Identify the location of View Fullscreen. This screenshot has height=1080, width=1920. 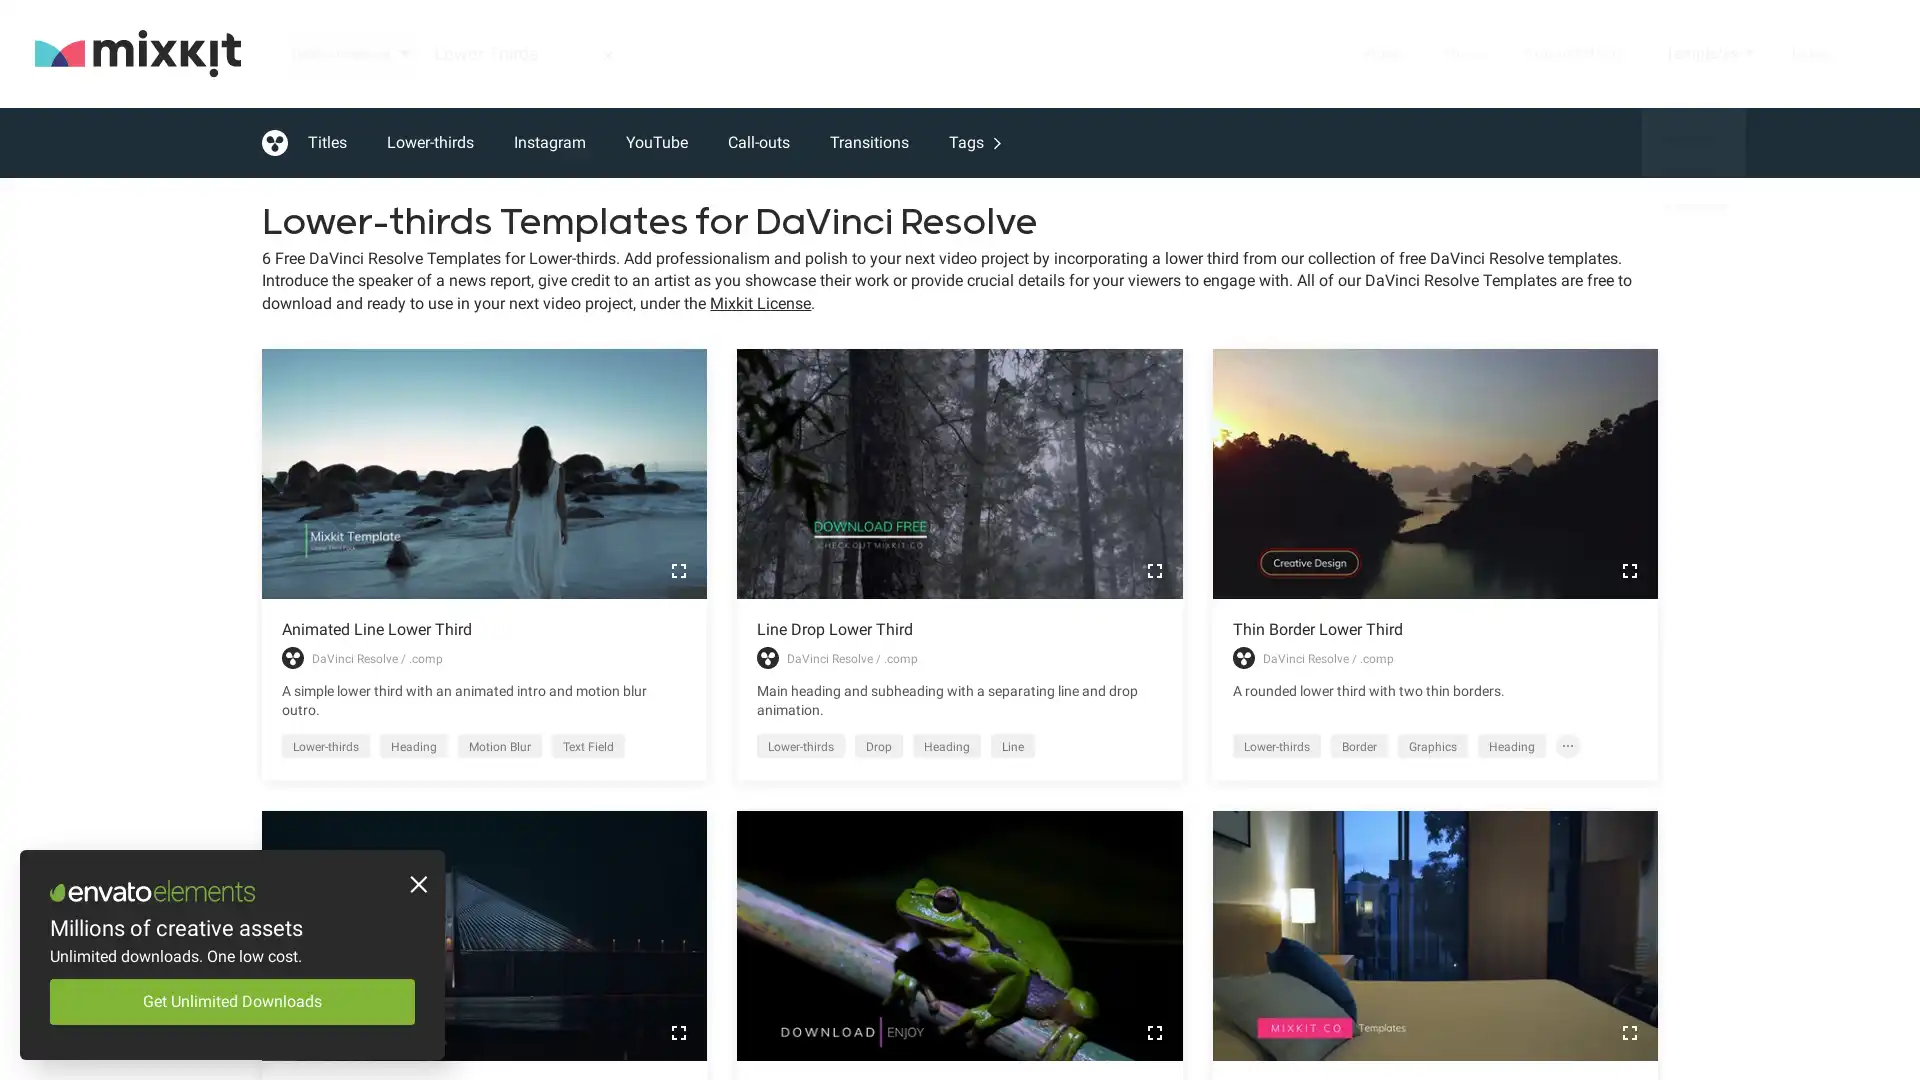
(1628, 570).